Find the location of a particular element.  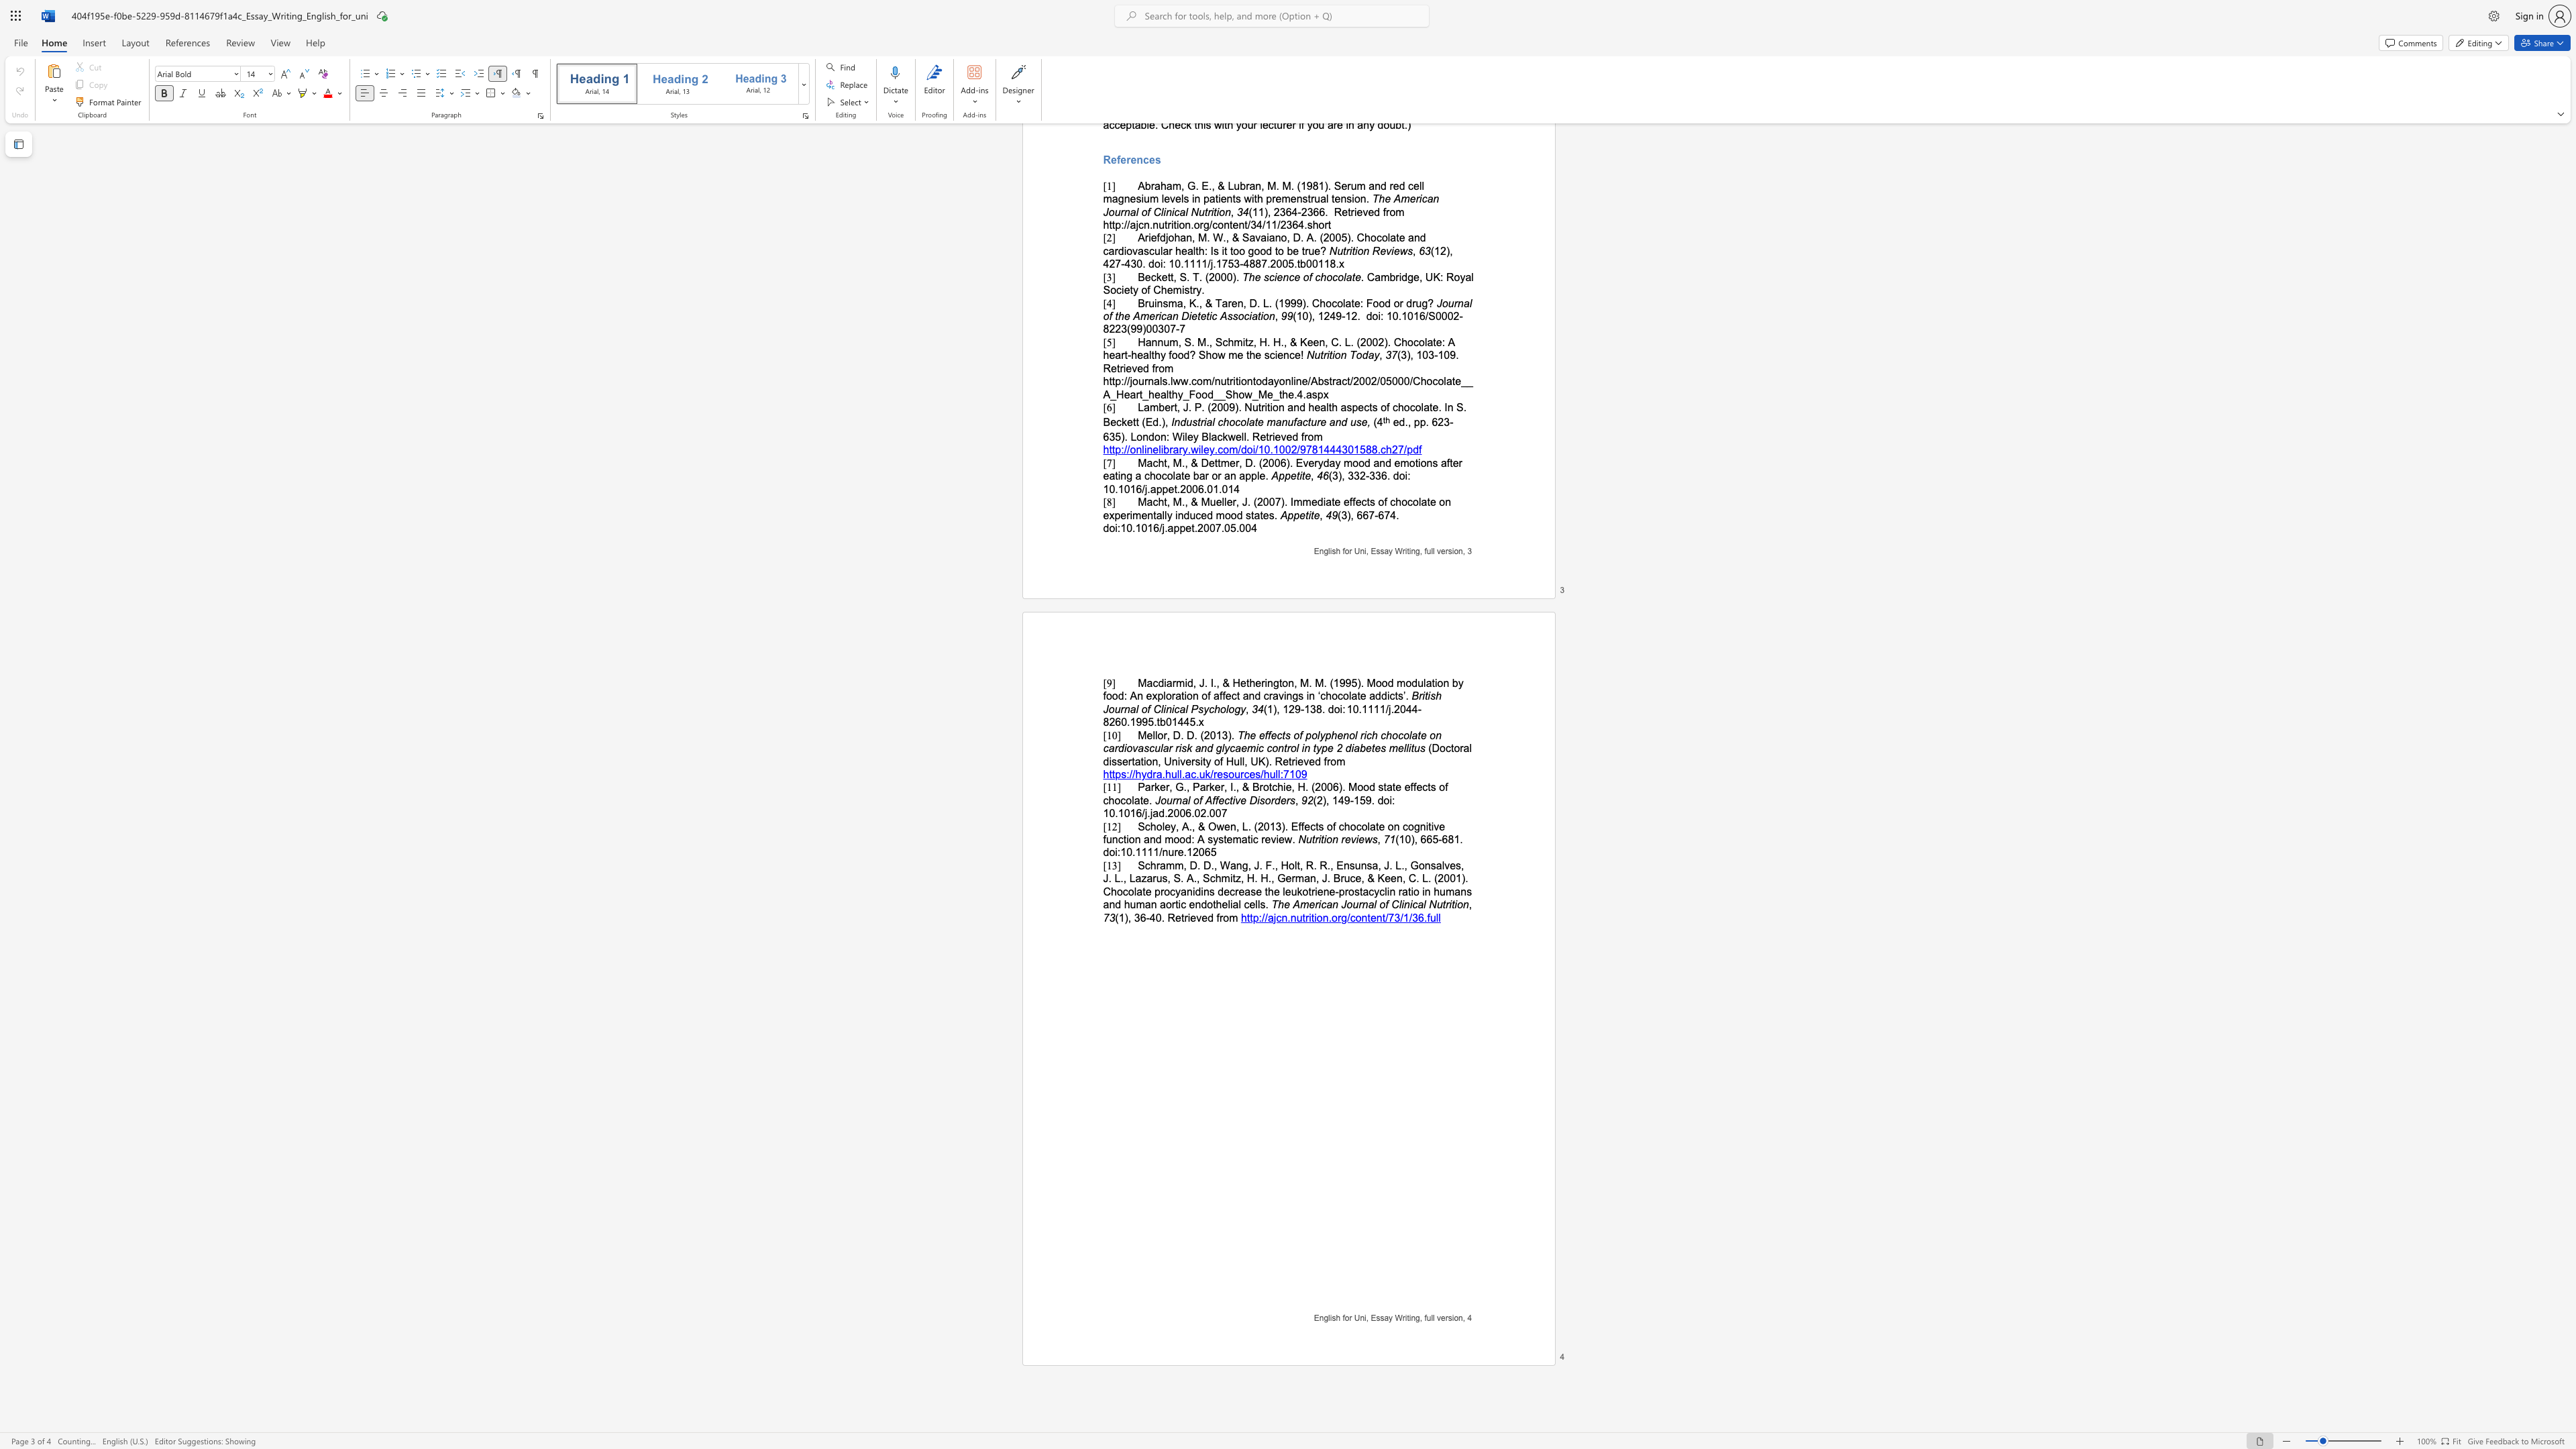

the 1th character "h" in the text is located at coordinates (1111, 800).